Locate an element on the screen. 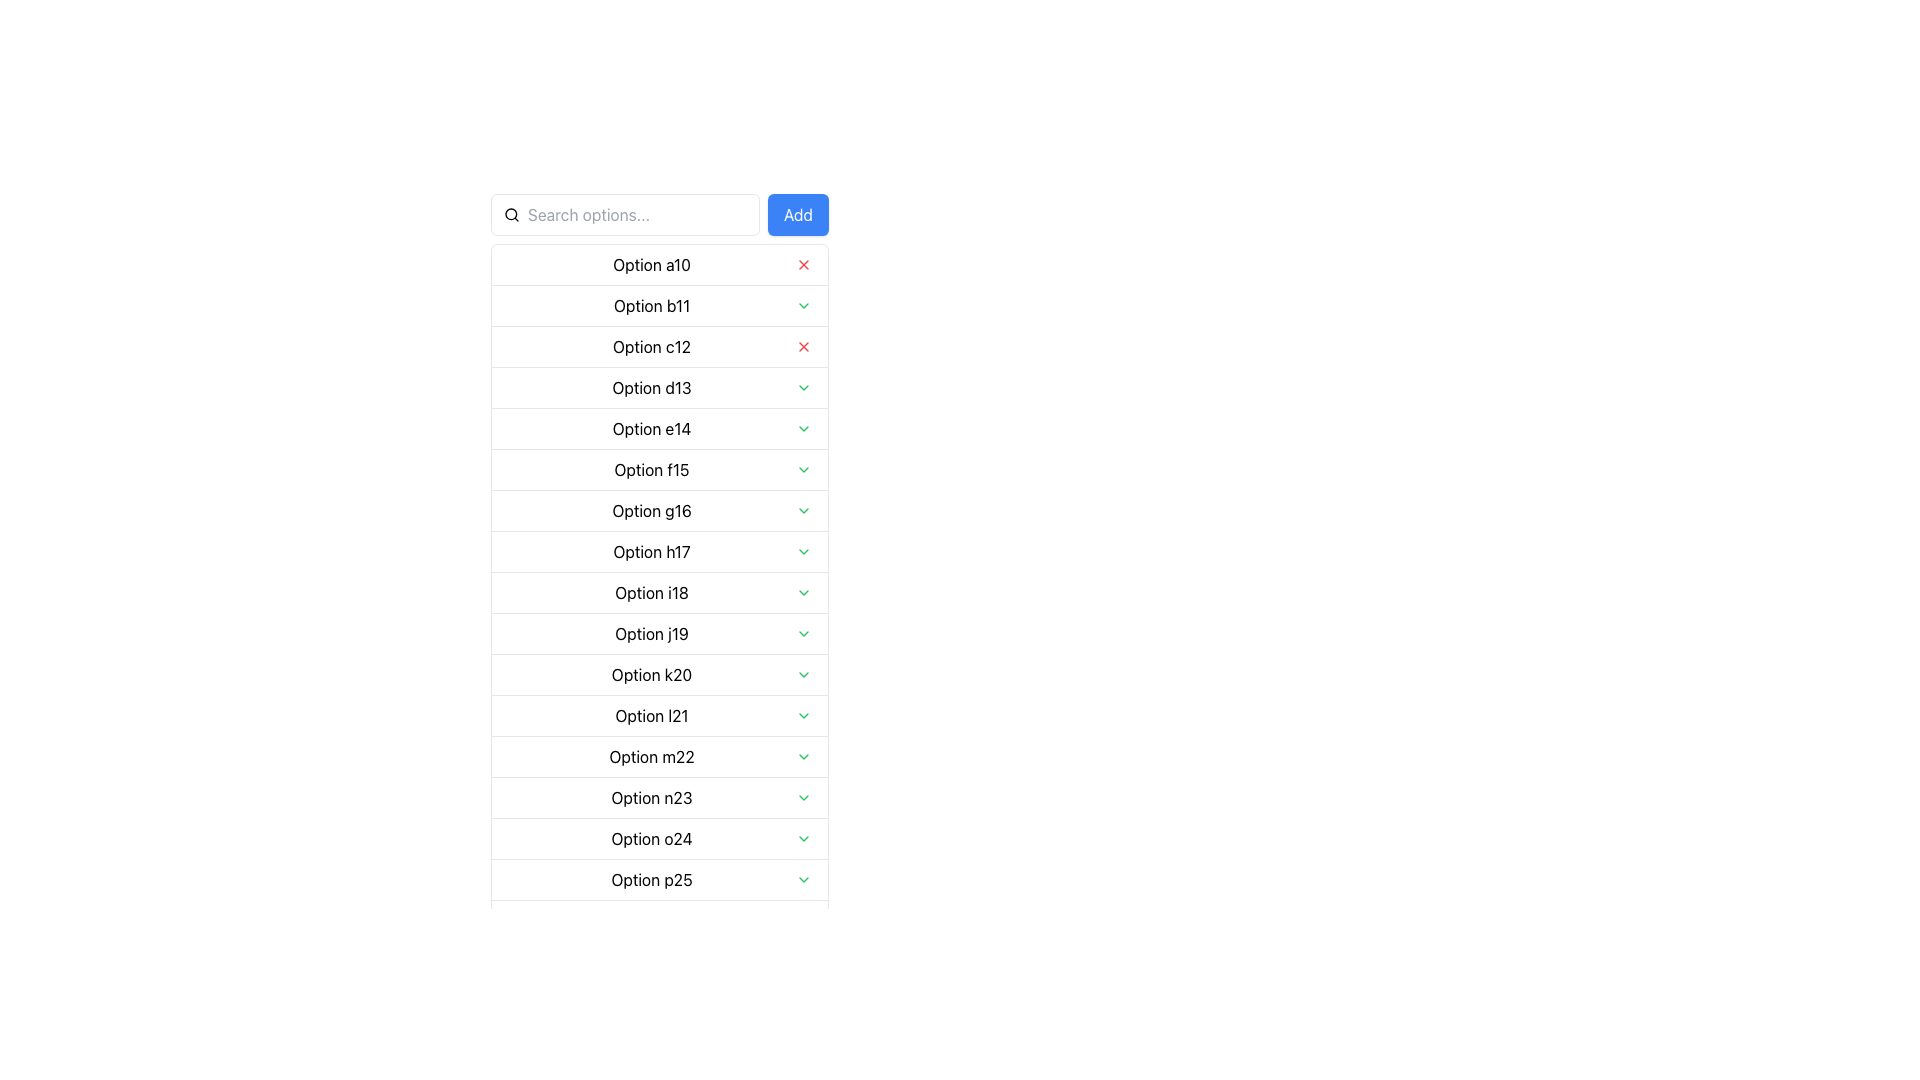 Image resolution: width=1920 pixels, height=1080 pixels. the small, green downward-pointing chevron icon located to the right of the text 'Option k20' is located at coordinates (804, 675).